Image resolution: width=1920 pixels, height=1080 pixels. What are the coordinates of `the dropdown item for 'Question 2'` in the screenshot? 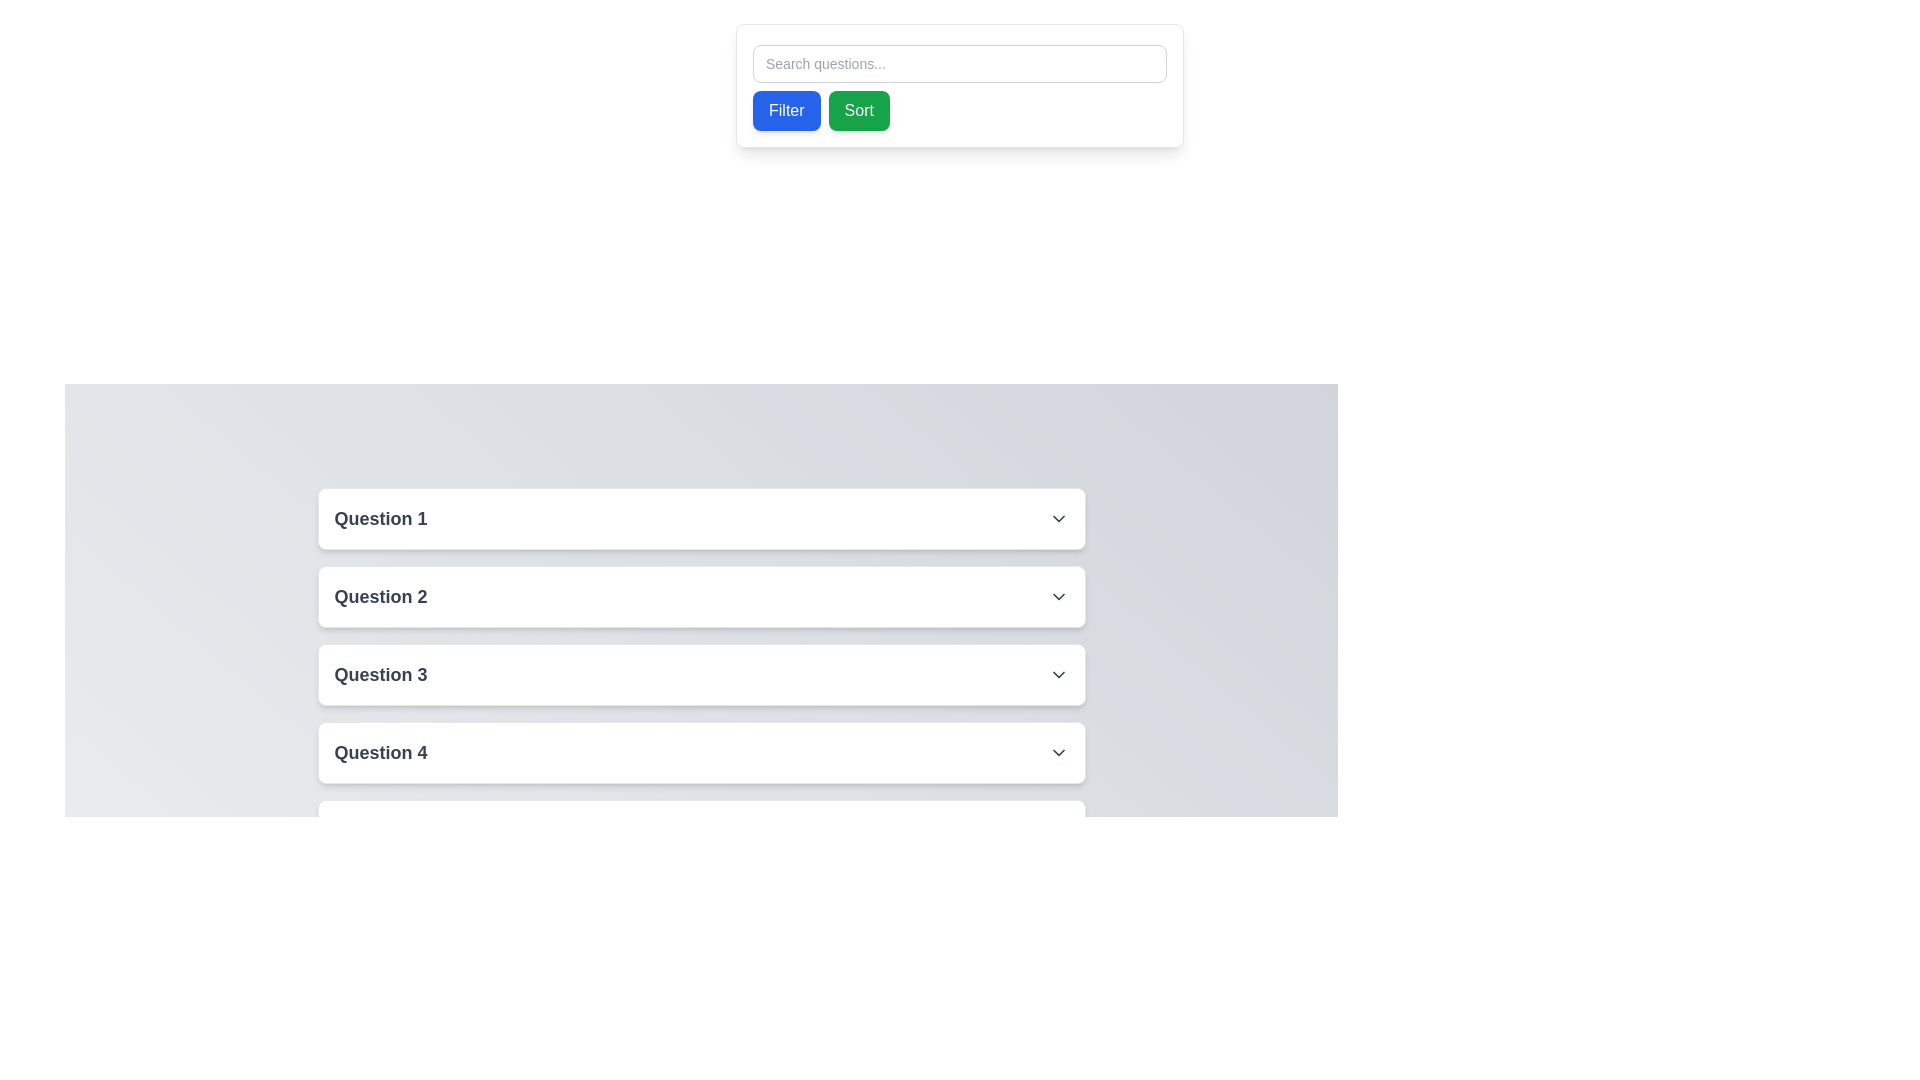 It's located at (701, 596).